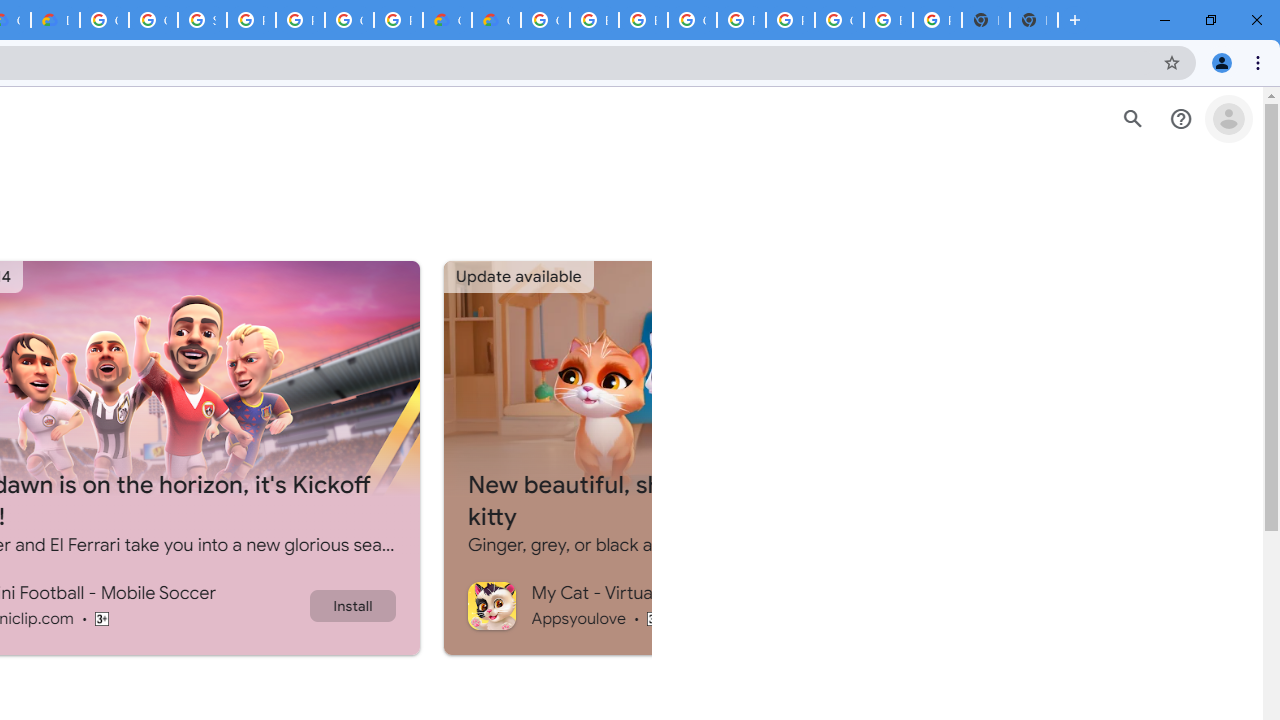  I want to click on 'Help Center', so click(1180, 119).